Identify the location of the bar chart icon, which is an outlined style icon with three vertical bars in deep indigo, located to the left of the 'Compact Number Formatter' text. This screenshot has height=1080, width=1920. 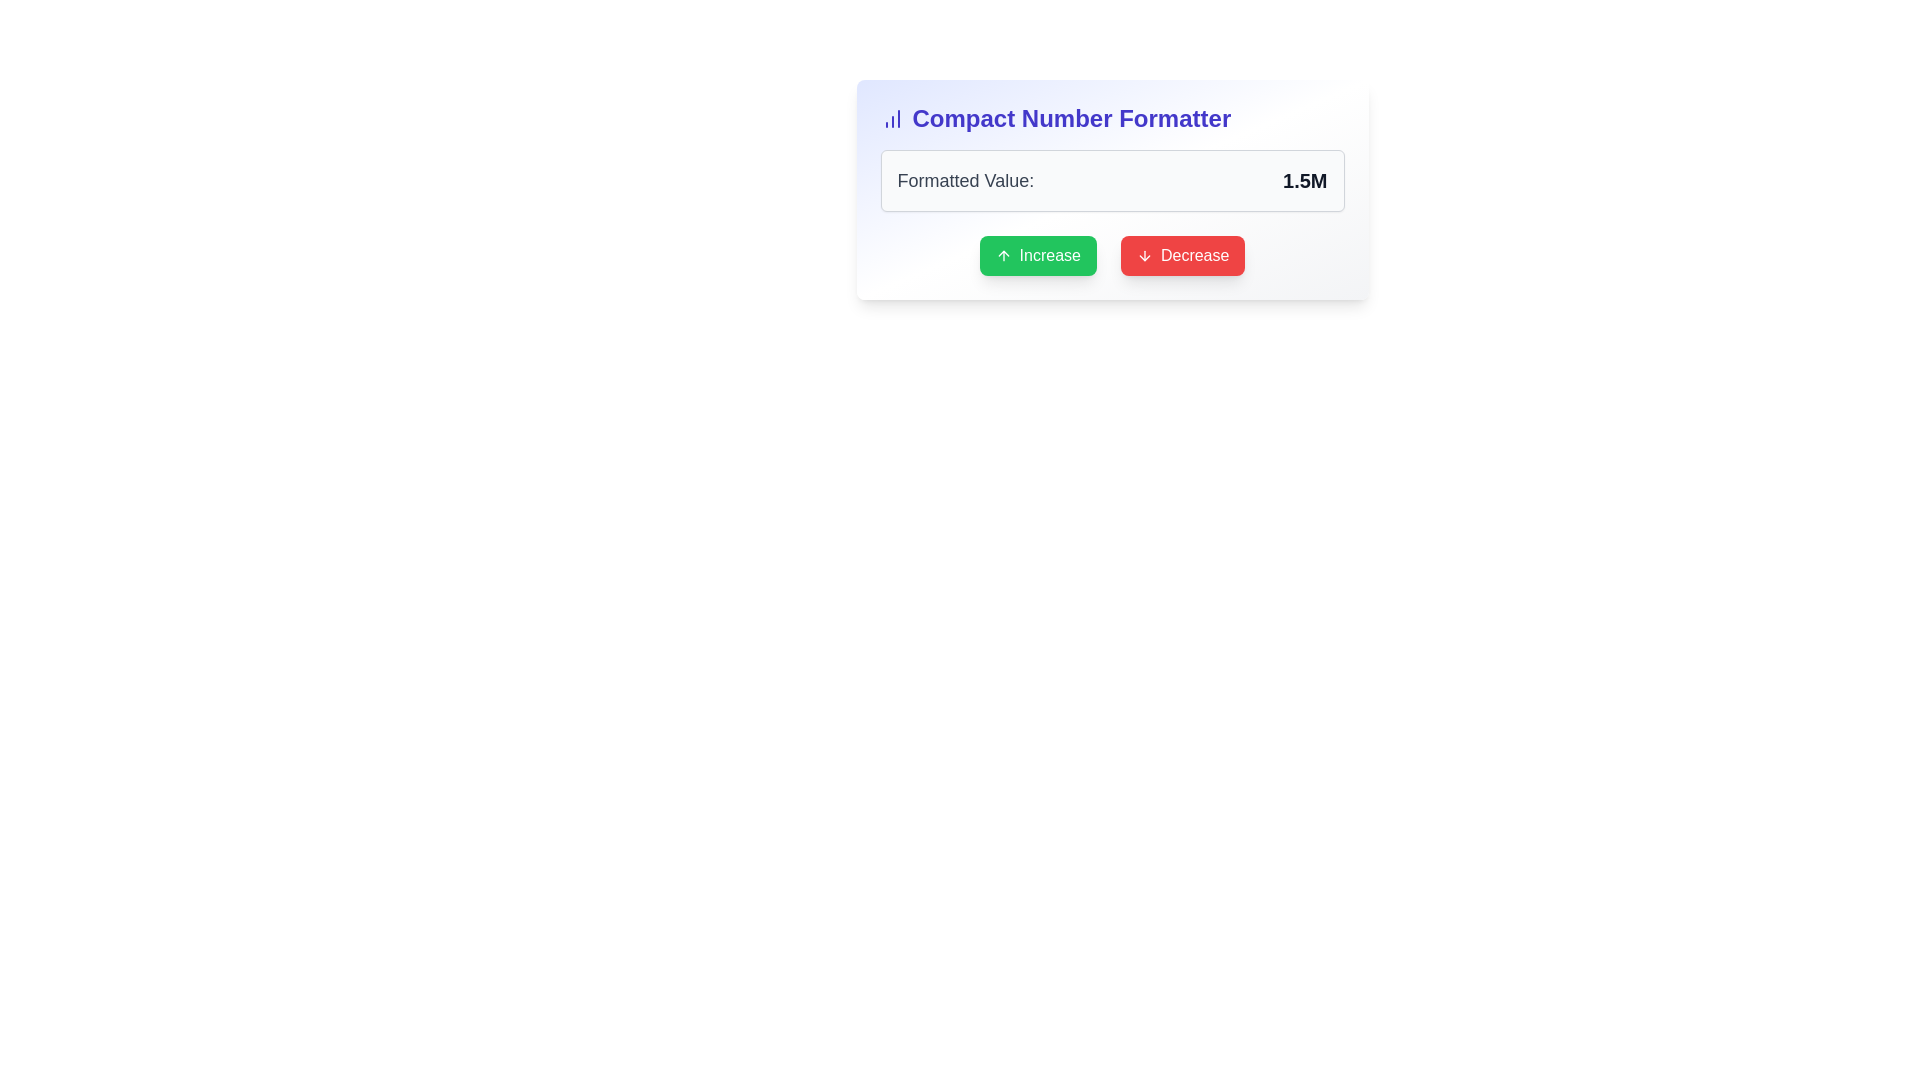
(891, 119).